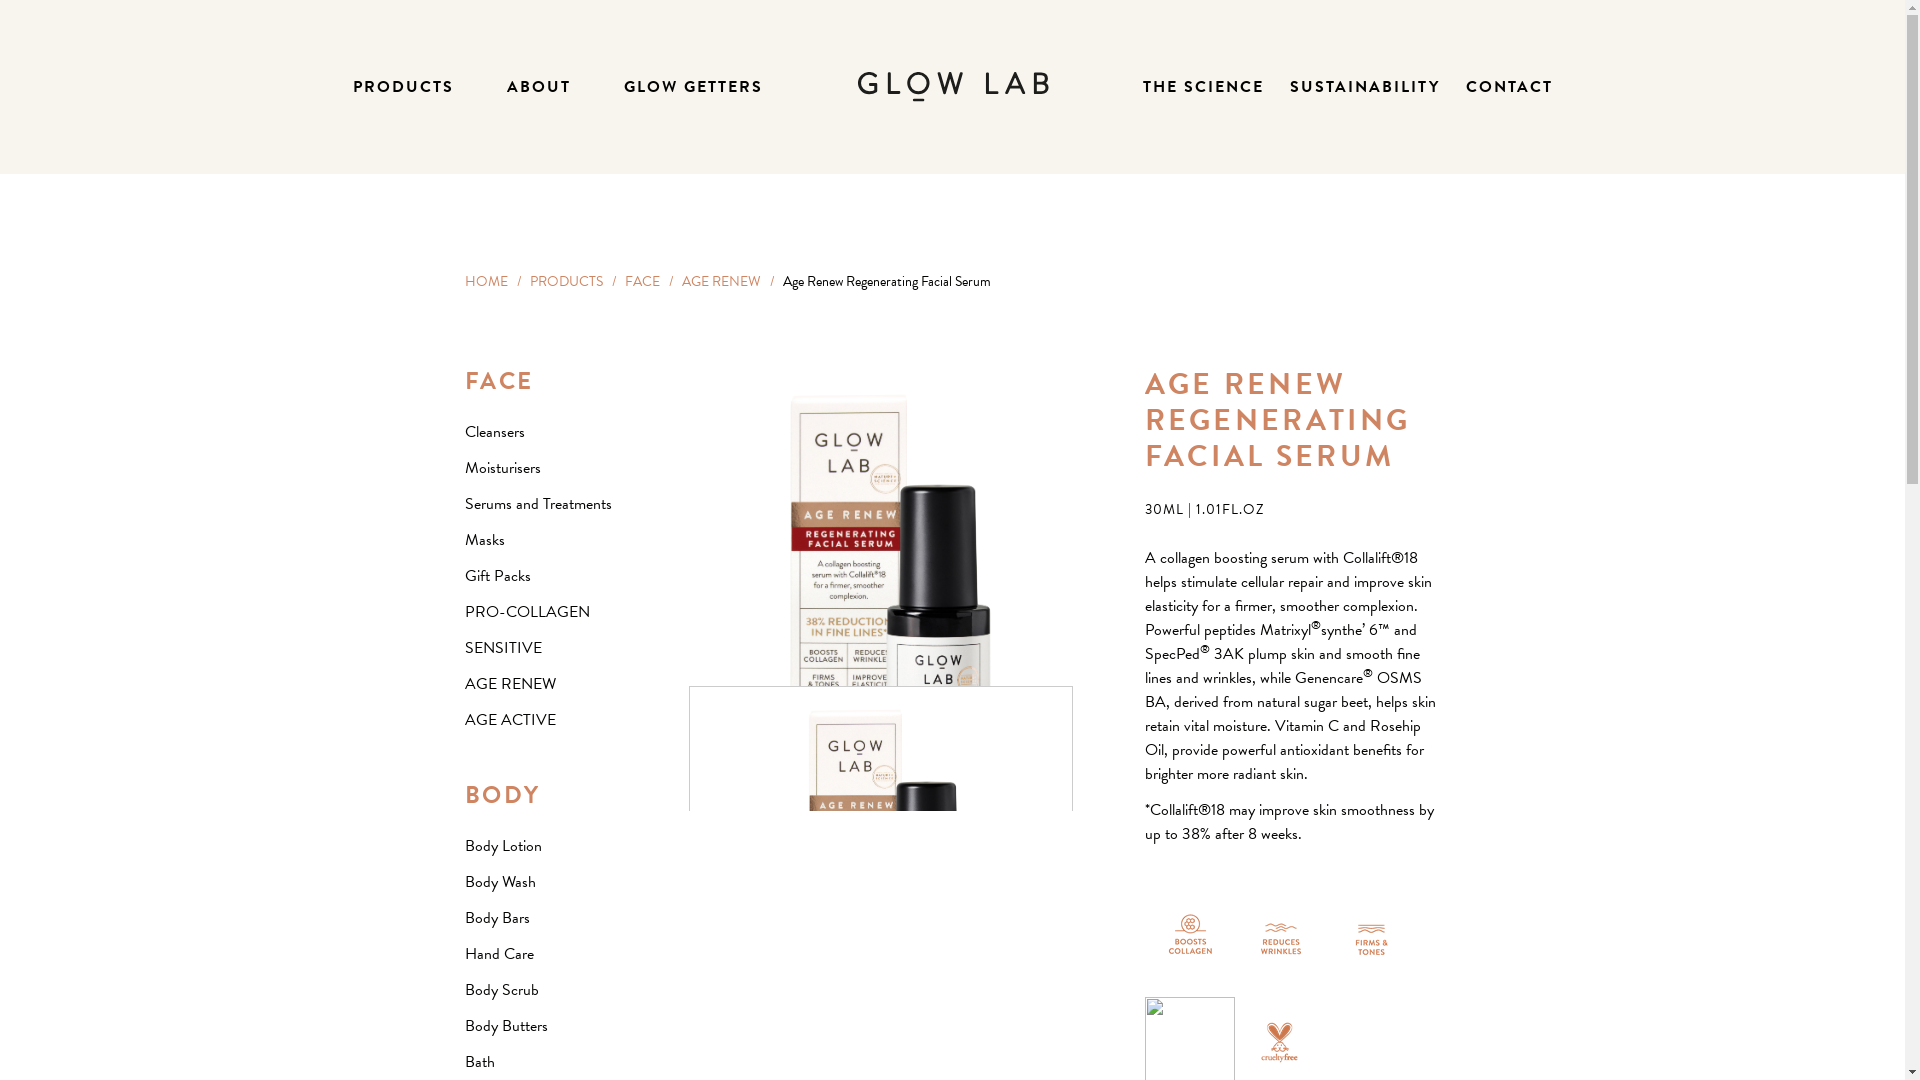 Image resolution: width=1920 pixels, height=1080 pixels. What do you see at coordinates (494, 431) in the screenshot?
I see `'Cleansers'` at bounding box center [494, 431].